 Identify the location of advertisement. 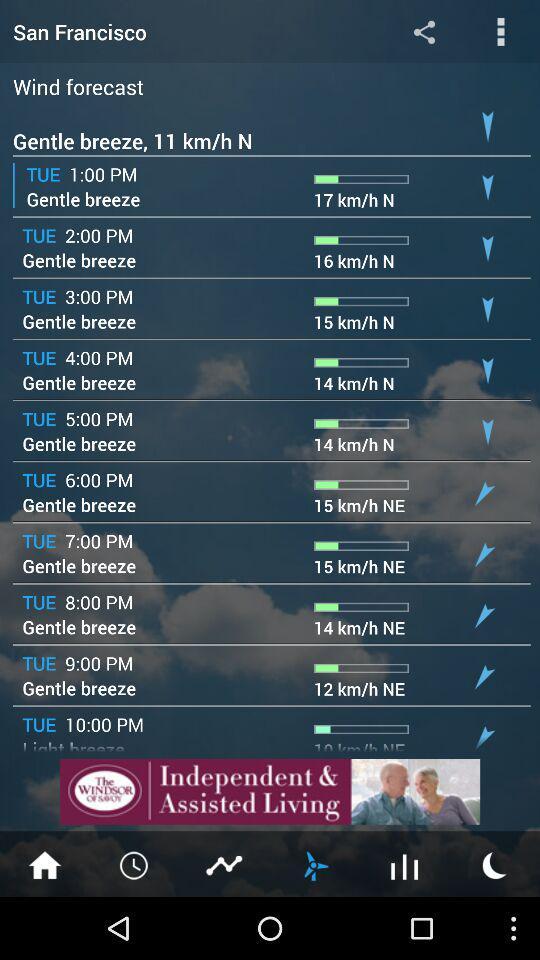
(270, 791).